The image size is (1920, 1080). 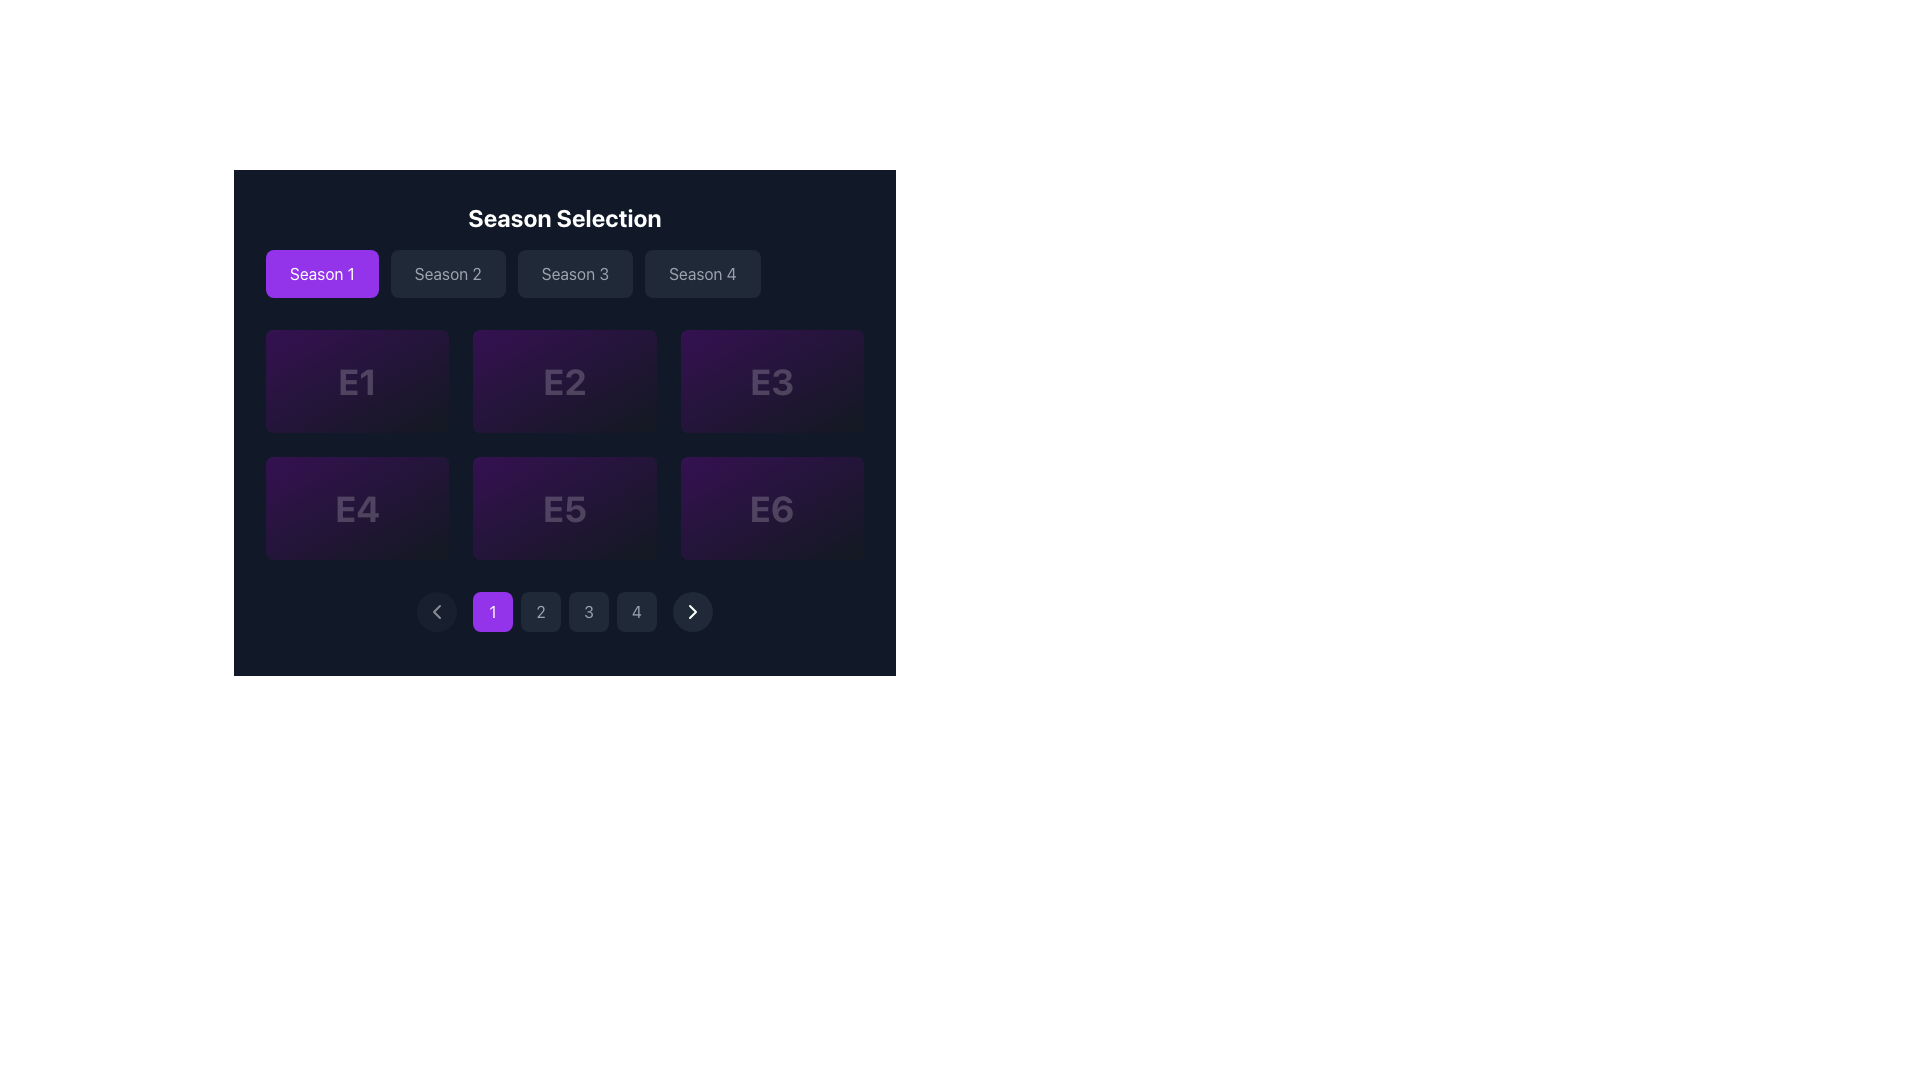 I want to click on the pagination button located at the far right of the pagination control area, so click(x=692, y=611).